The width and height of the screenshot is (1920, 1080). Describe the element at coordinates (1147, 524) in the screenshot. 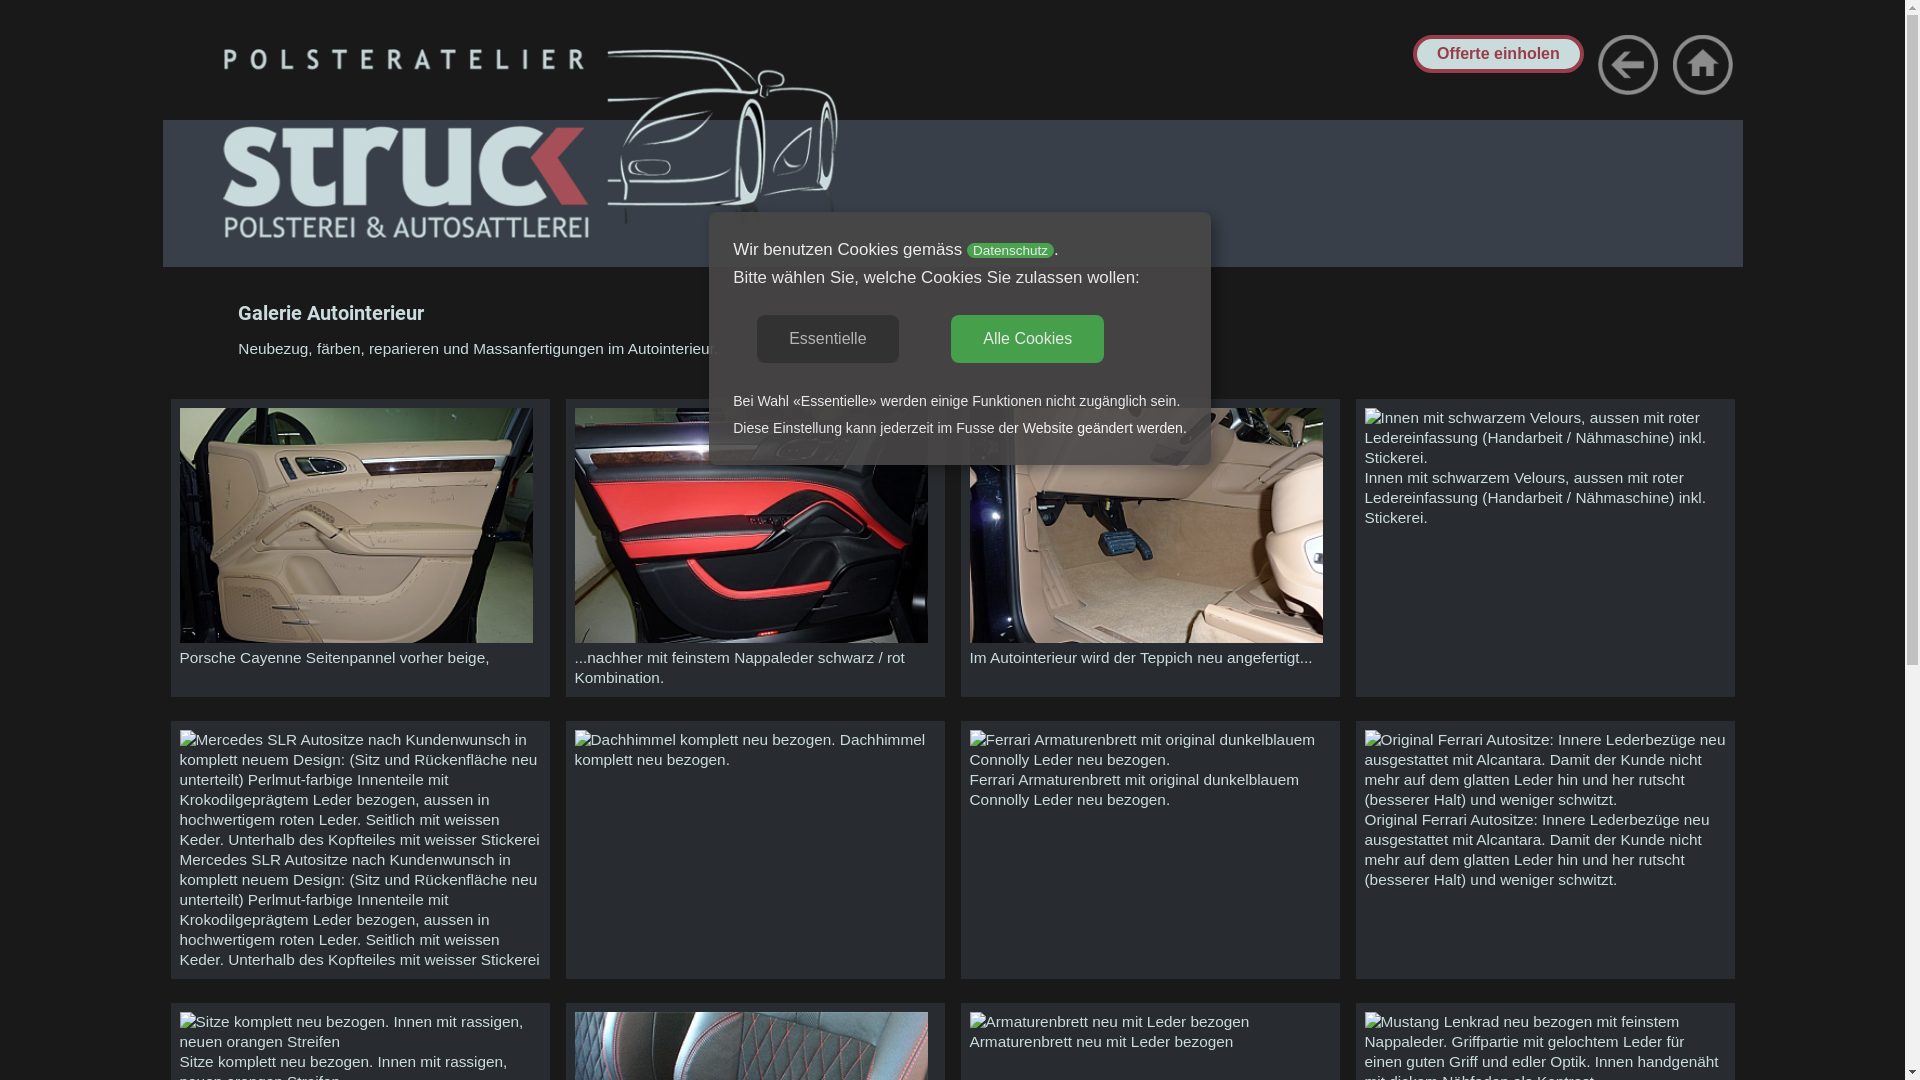

I see `'Im Autointerieur wird der Teppich neu angefertigt...'` at that location.